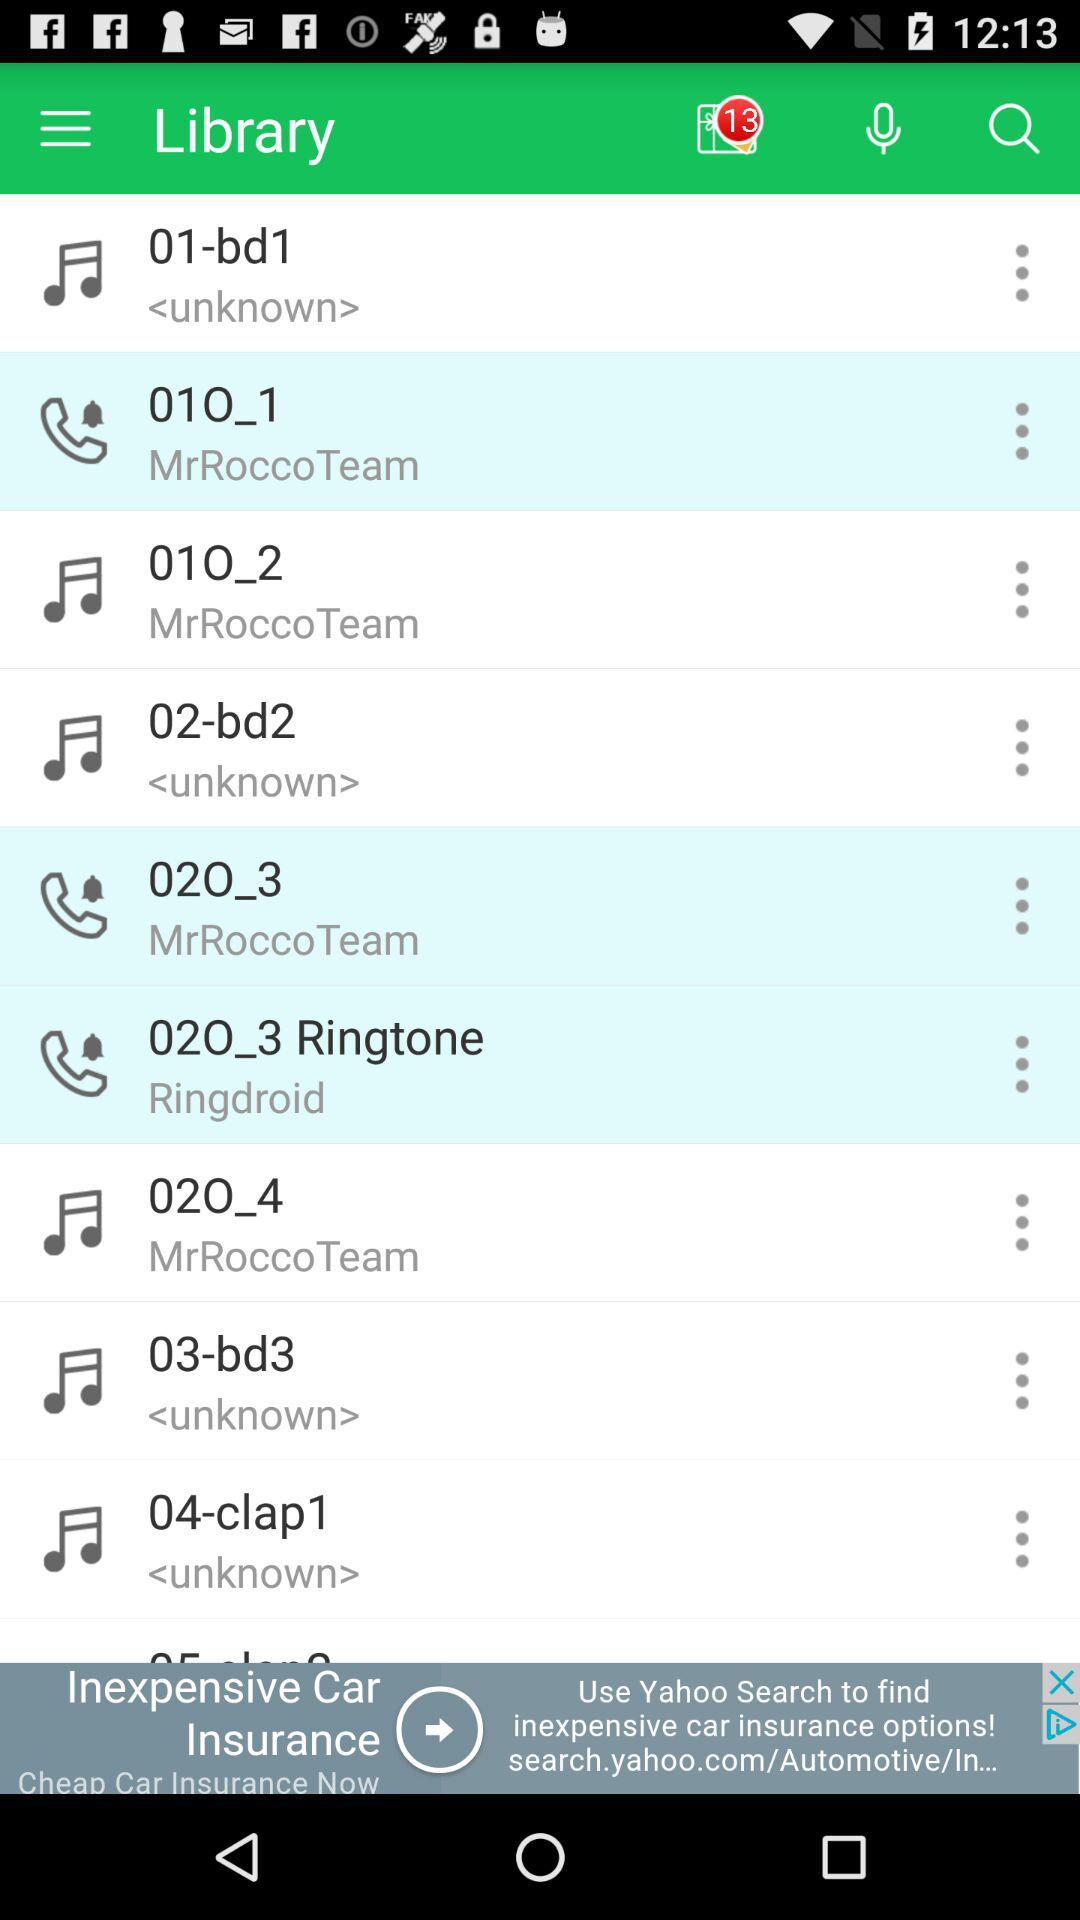 The height and width of the screenshot is (1920, 1080). What do you see at coordinates (64, 136) in the screenshot?
I see `the menu icon` at bounding box center [64, 136].